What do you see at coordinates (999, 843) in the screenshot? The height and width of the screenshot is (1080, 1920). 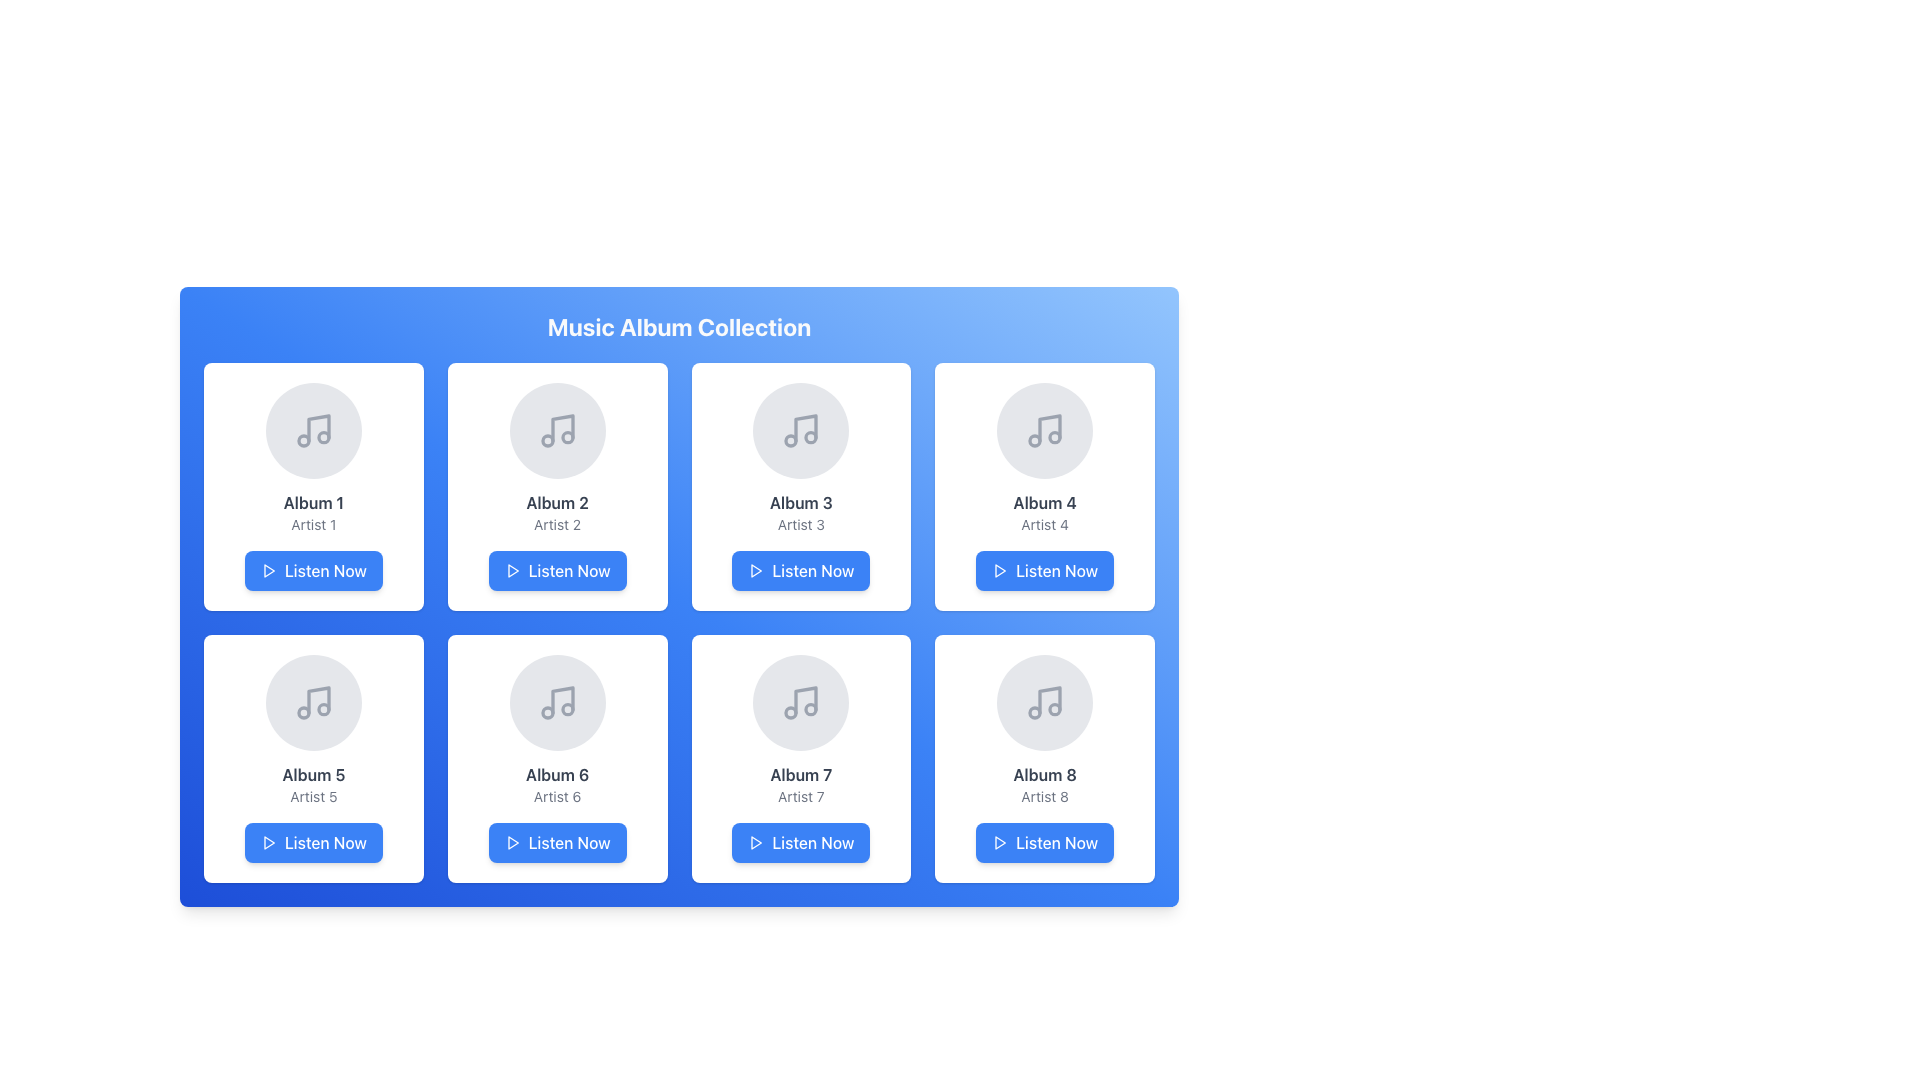 I see `the play icon located at the far left of the 'Listen Now' button under 'Album 8, Artist 8'` at bounding box center [999, 843].